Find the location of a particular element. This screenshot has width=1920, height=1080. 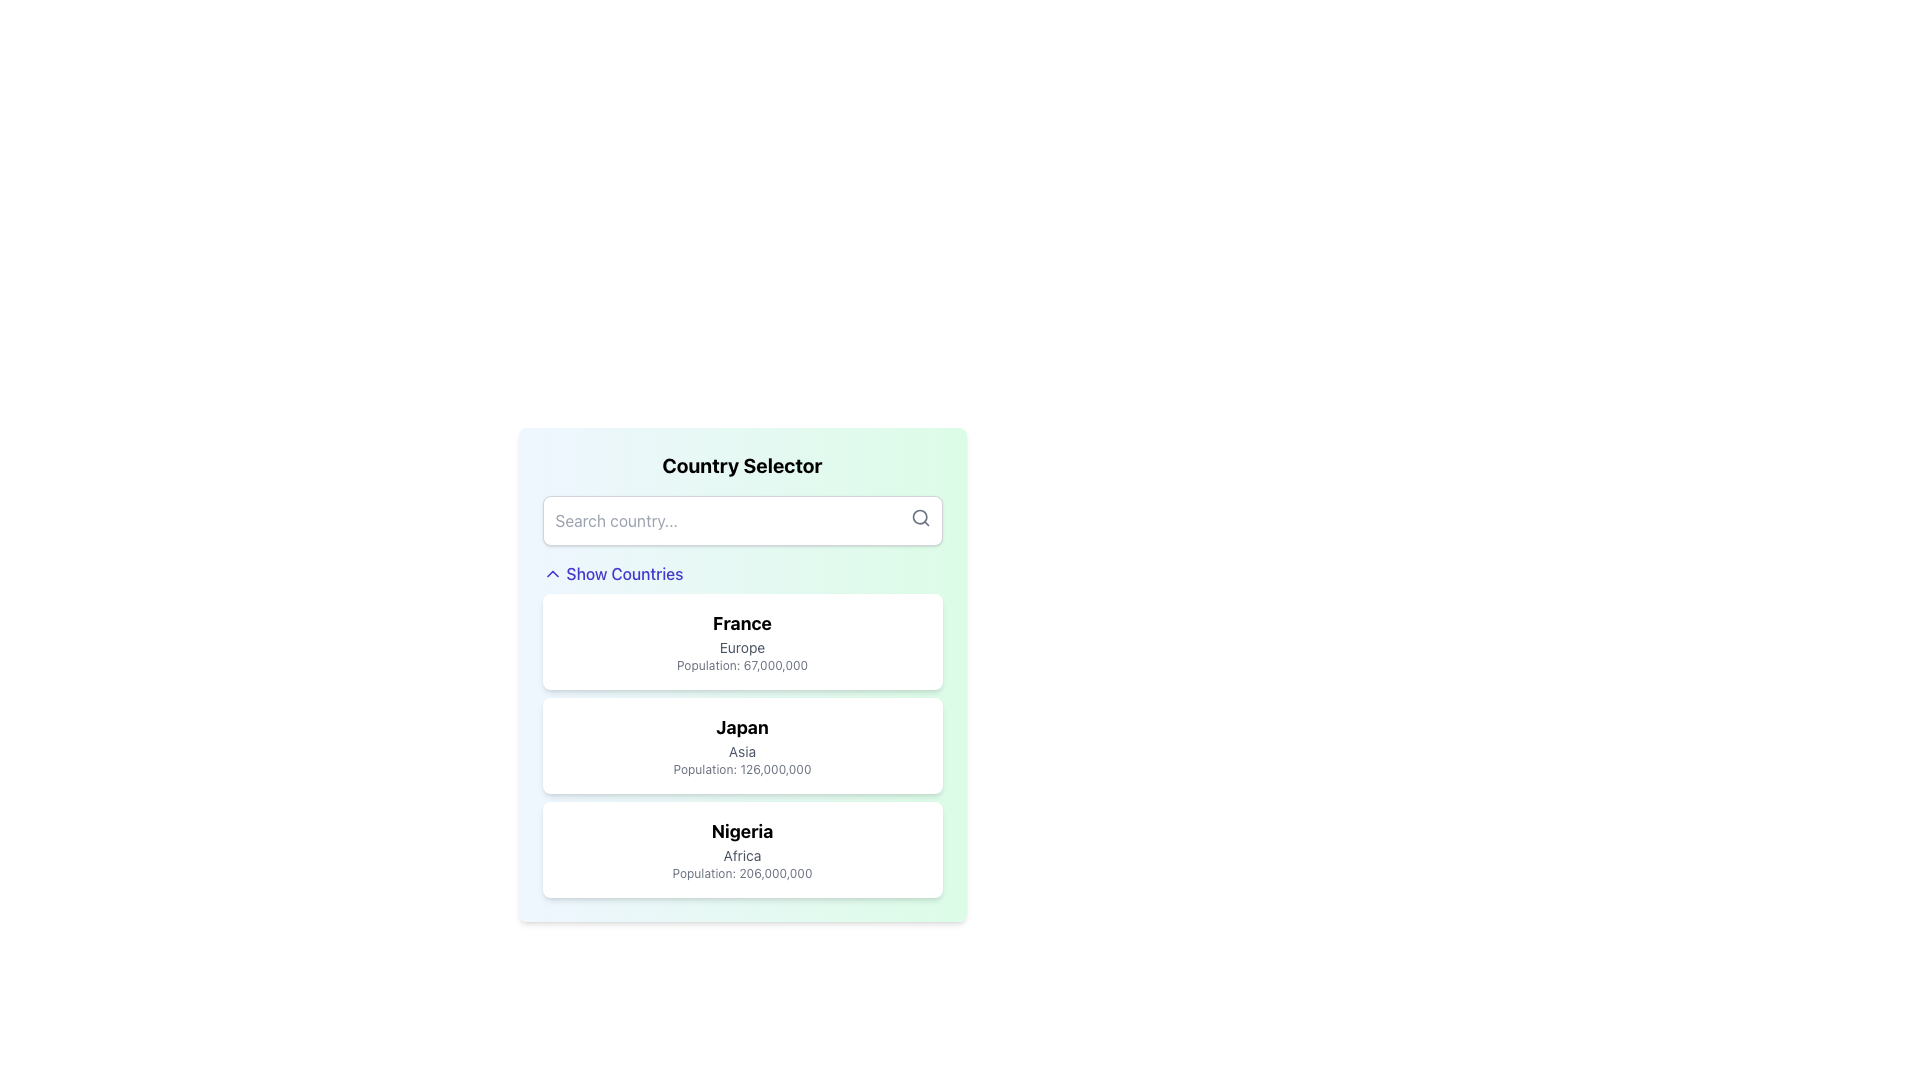

the 'Show Countries' button located below the search input box in the 'Country Selector' component is located at coordinates (612, 574).